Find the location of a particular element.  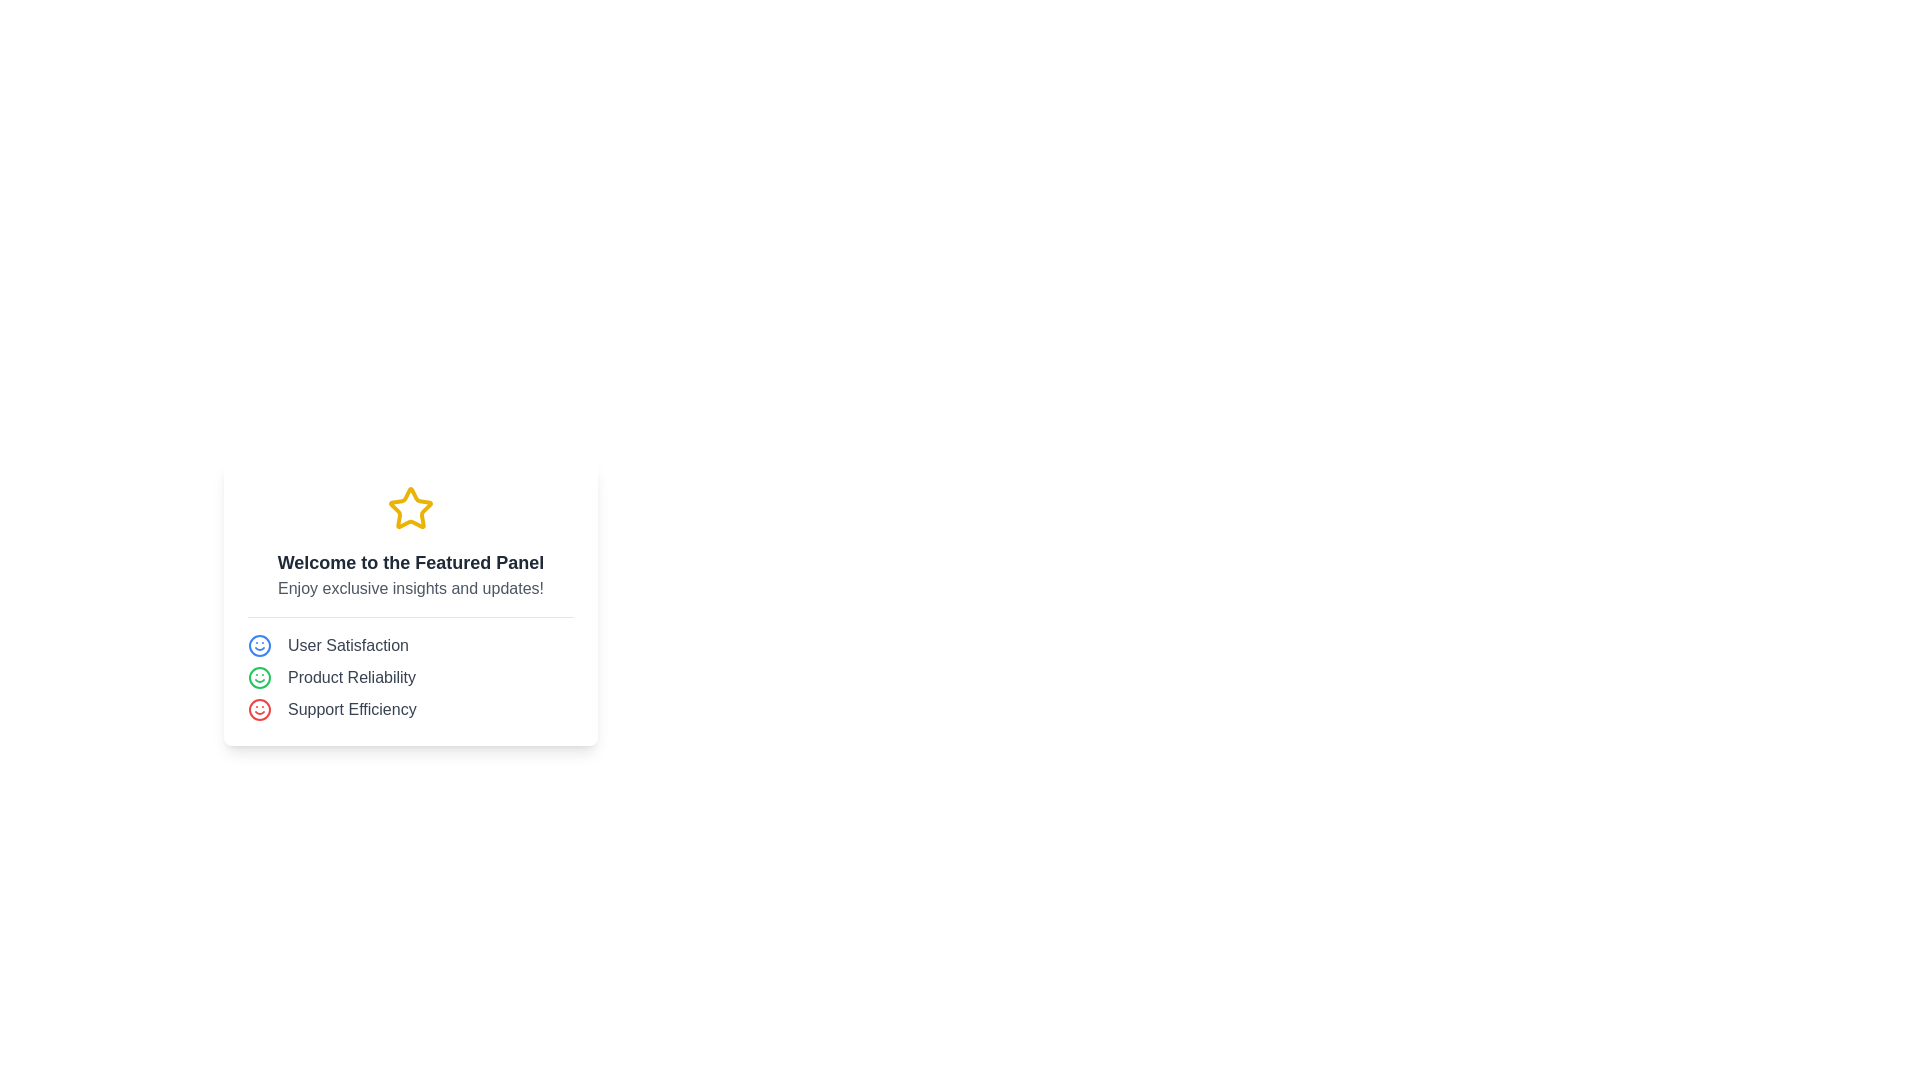

the SVG Circle that represents the boundary of a smiley face icon, centrally located among its facial features is located at coordinates (258, 645).